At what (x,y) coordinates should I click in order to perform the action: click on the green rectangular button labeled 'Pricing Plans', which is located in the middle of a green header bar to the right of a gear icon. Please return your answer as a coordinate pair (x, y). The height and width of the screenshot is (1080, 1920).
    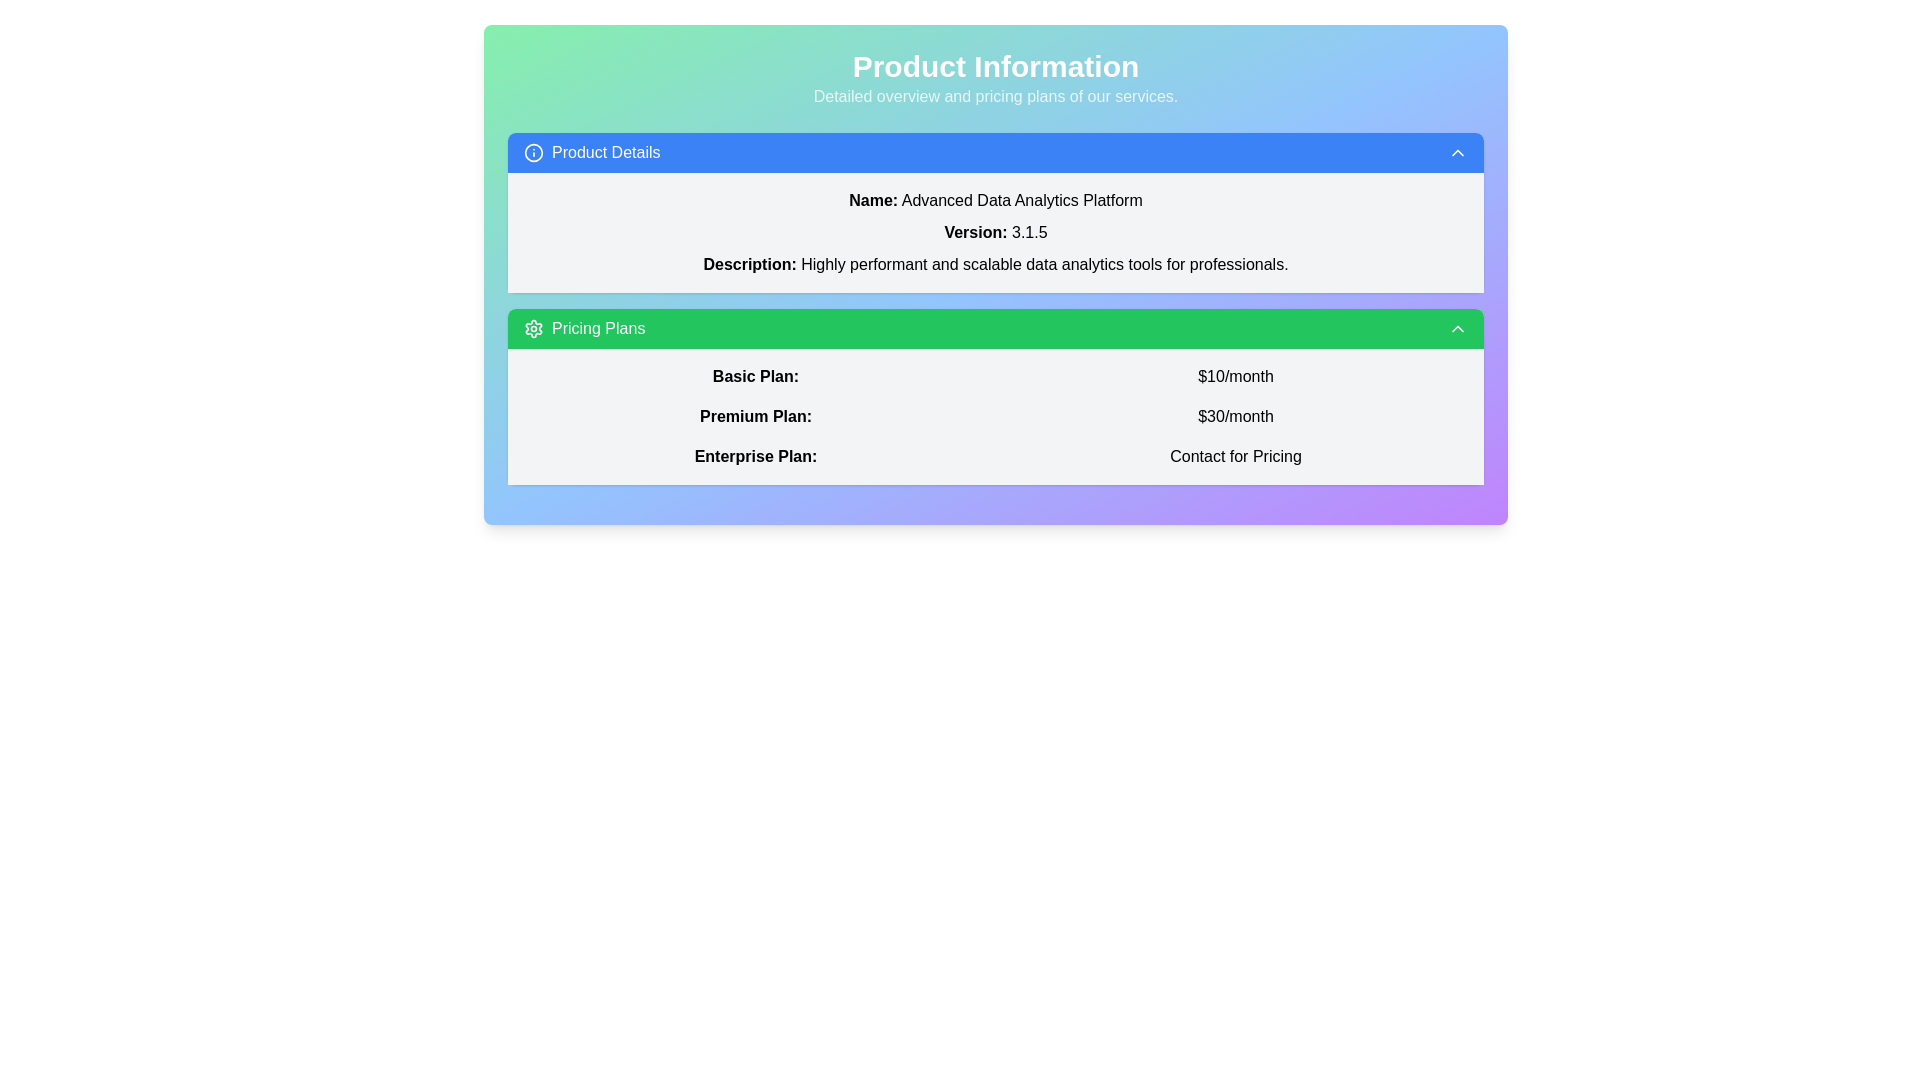
    Looking at the image, I should click on (597, 327).